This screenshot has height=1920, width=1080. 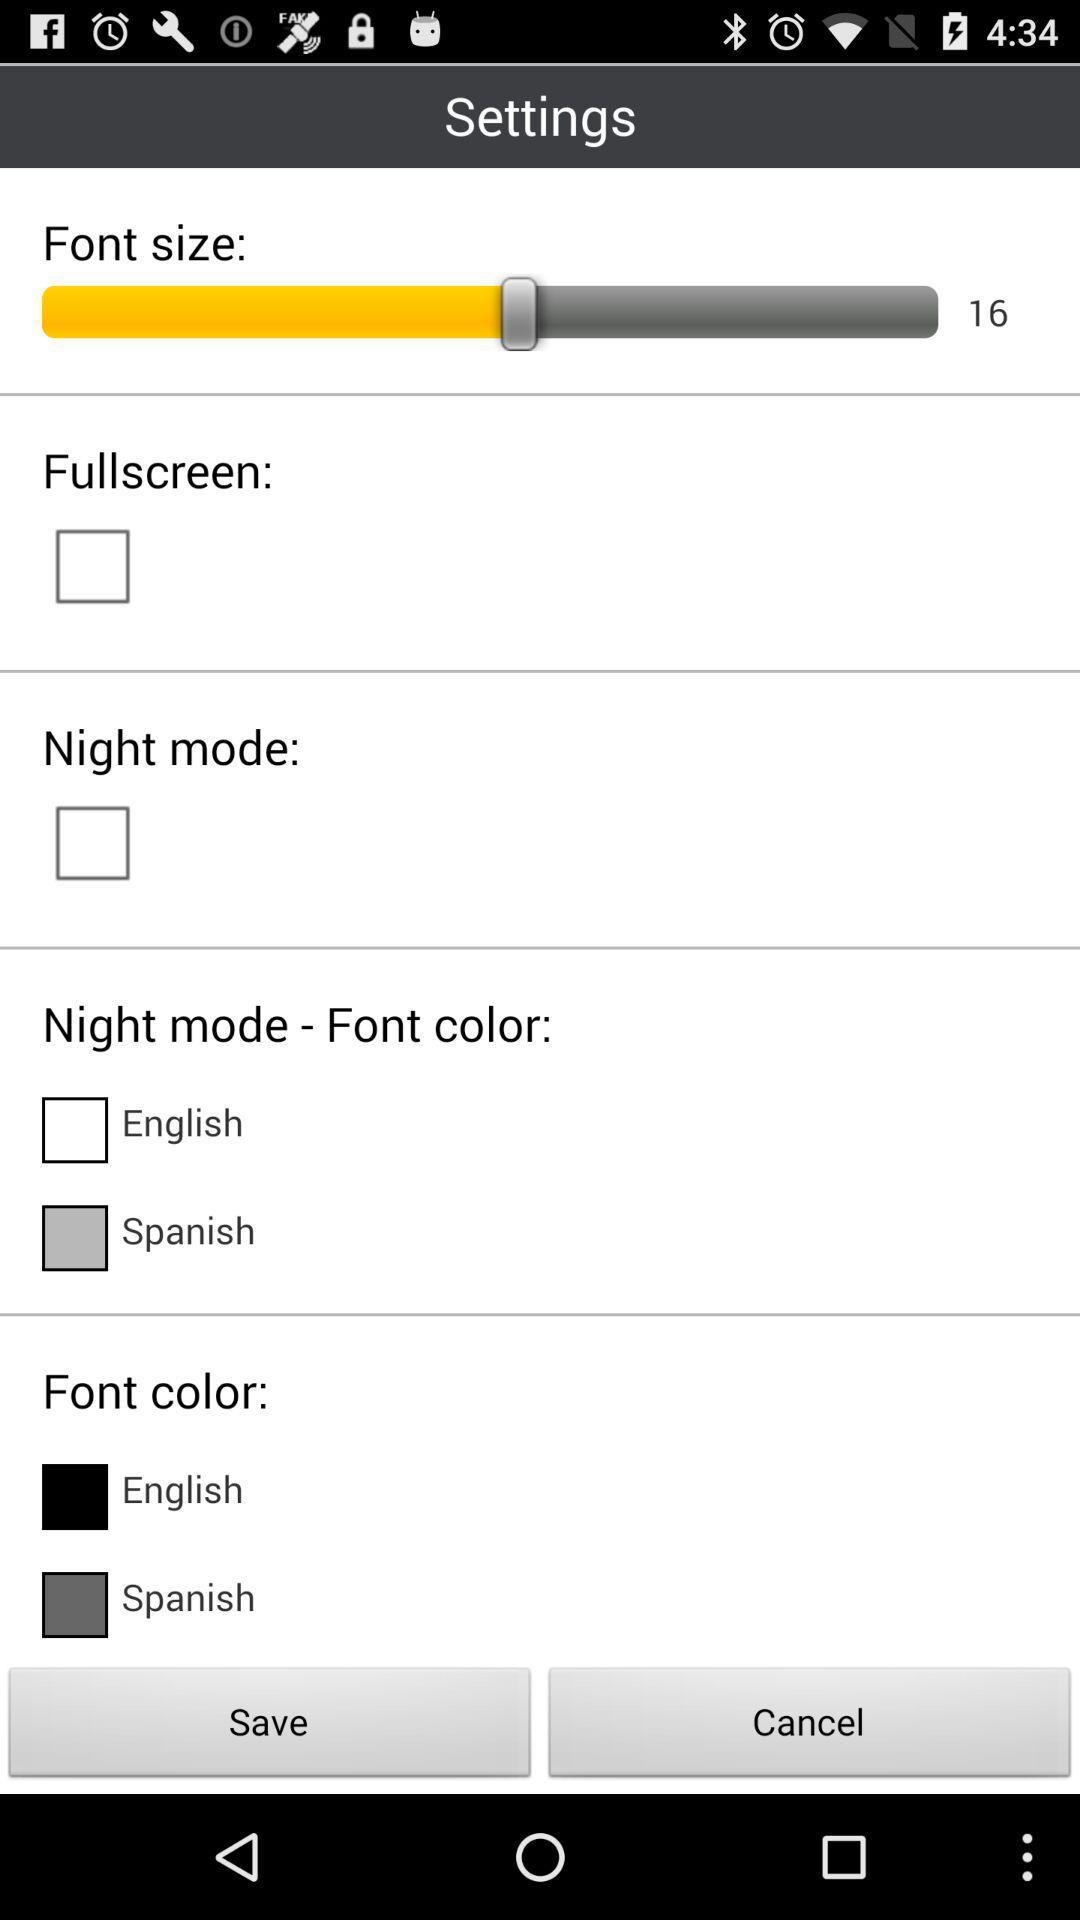 I want to click on icon to the right of the save icon, so click(x=810, y=1727).